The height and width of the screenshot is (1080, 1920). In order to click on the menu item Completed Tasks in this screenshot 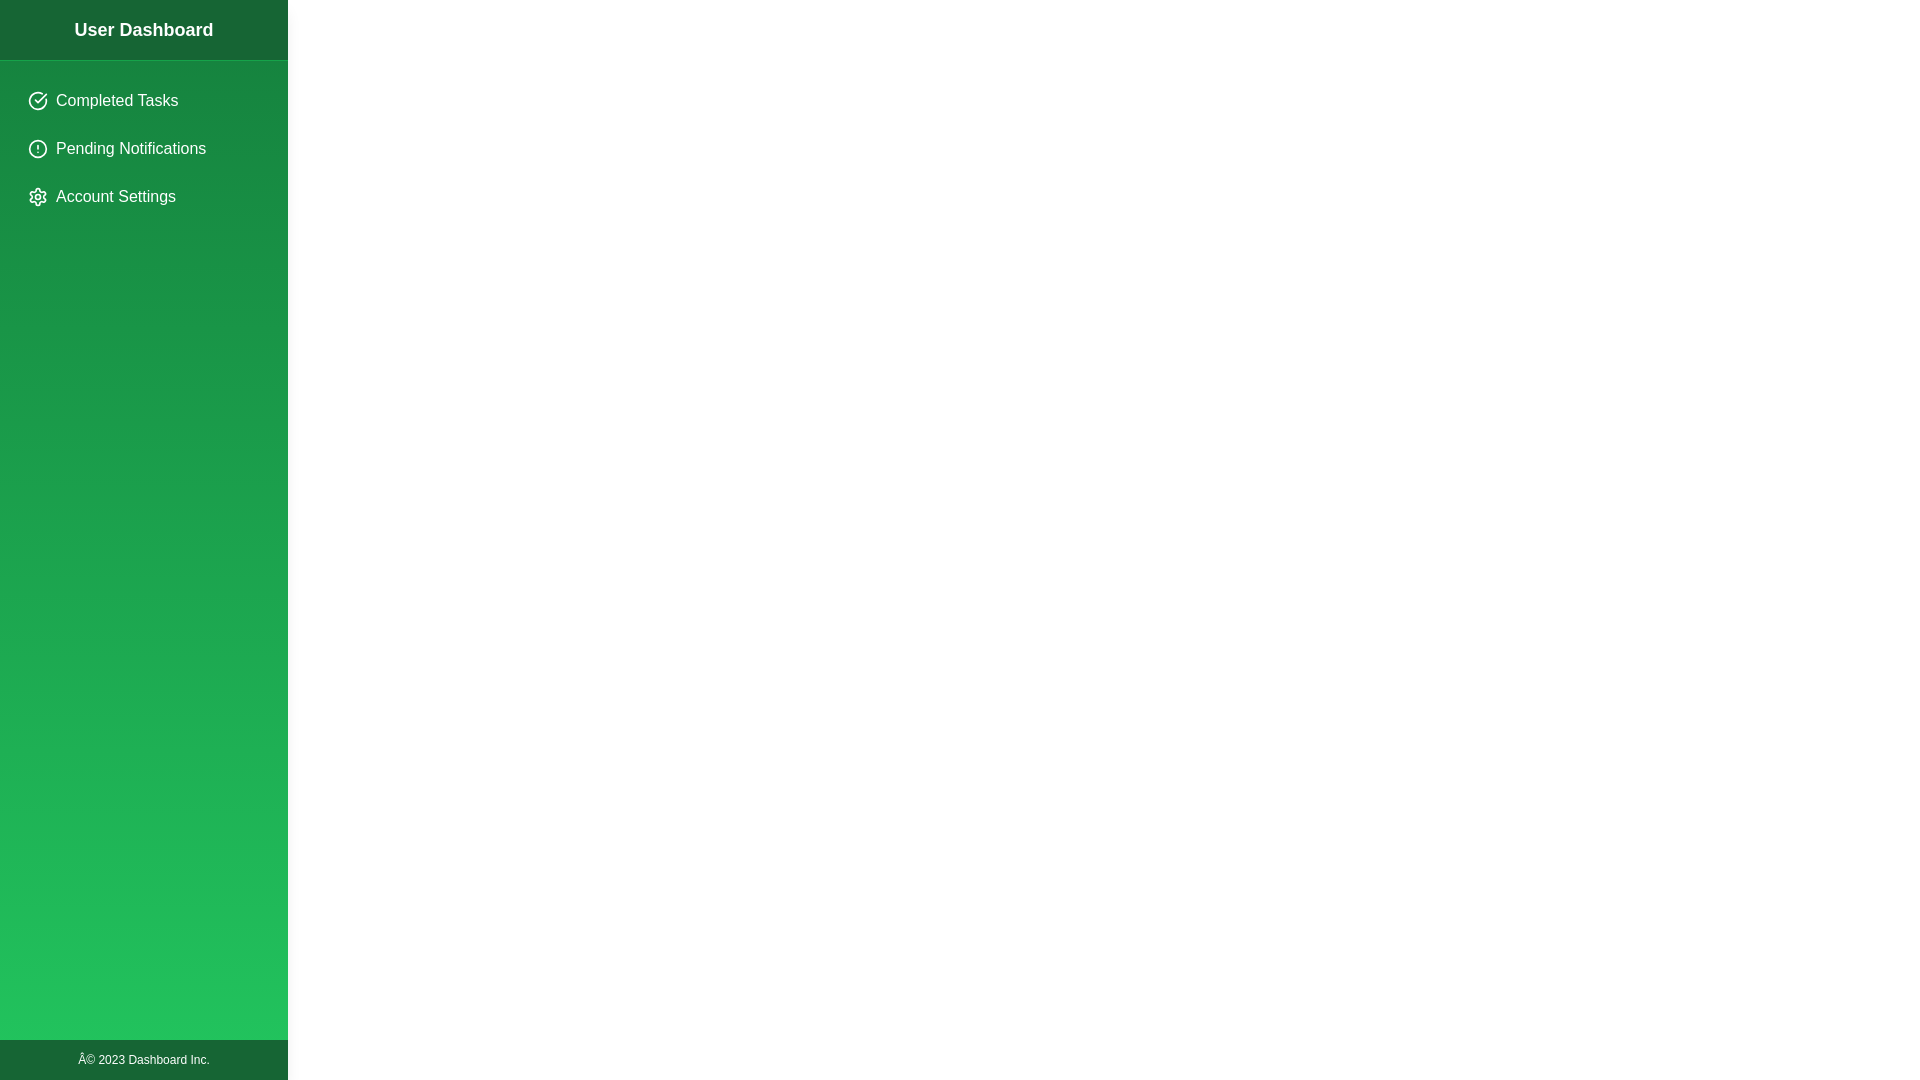, I will do `click(143, 100)`.